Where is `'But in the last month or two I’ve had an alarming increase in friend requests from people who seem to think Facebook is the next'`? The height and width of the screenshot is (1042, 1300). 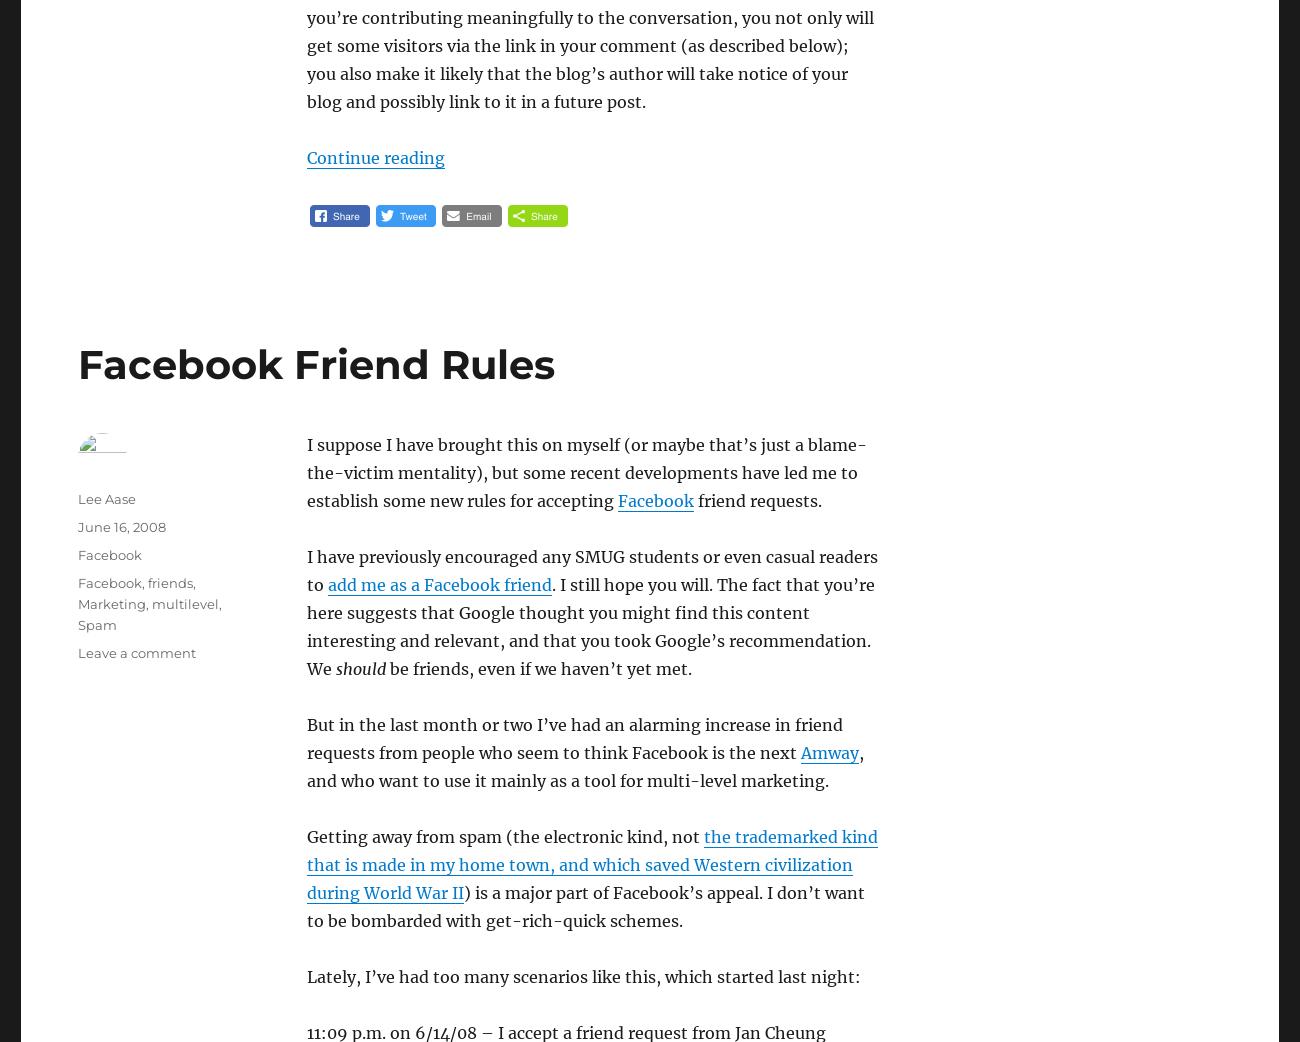 'But in the last month or two I’ve had an alarming increase in friend requests from people who seem to think Facebook is the next' is located at coordinates (572, 737).